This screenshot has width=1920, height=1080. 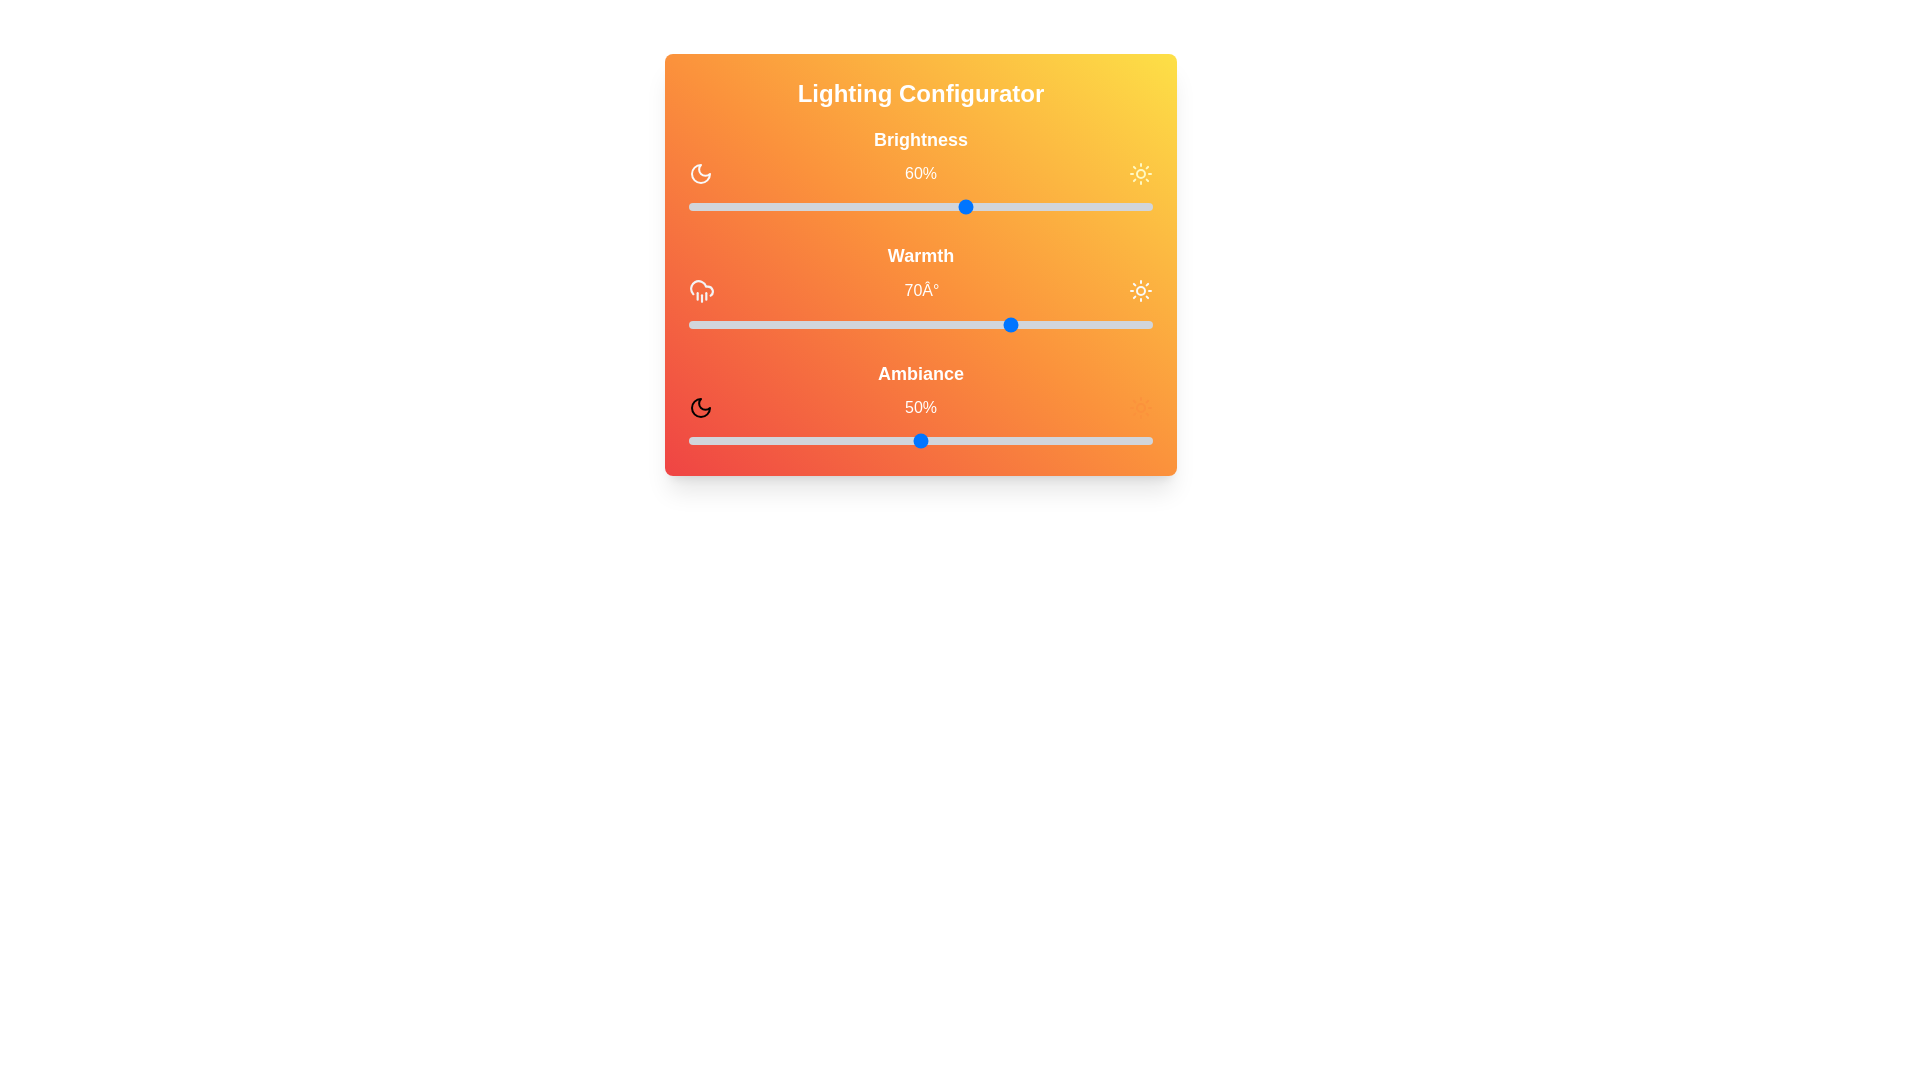 What do you see at coordinates (1114, 439) in the screenshot?
I see `the ambiance slider to 92%` at bounding box center [1114, 439].